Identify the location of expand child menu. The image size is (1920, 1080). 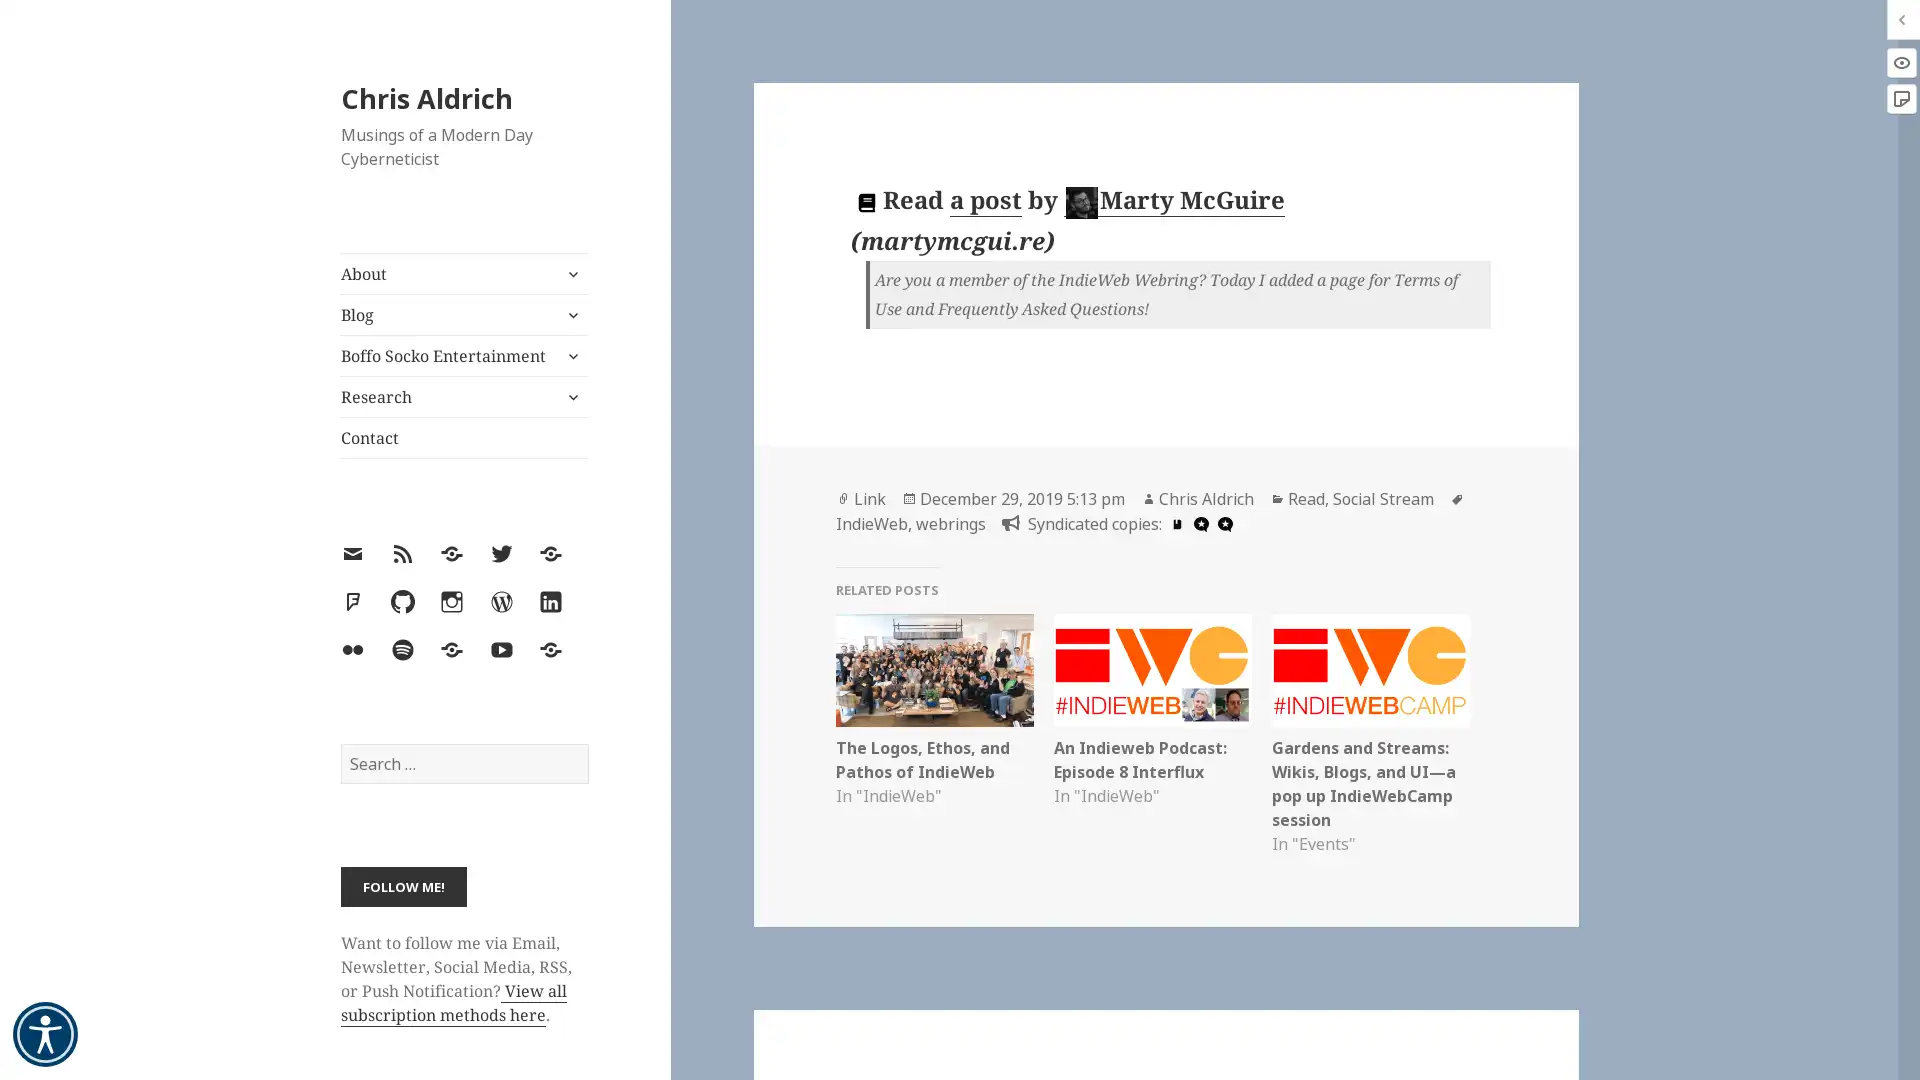
(570, 273).